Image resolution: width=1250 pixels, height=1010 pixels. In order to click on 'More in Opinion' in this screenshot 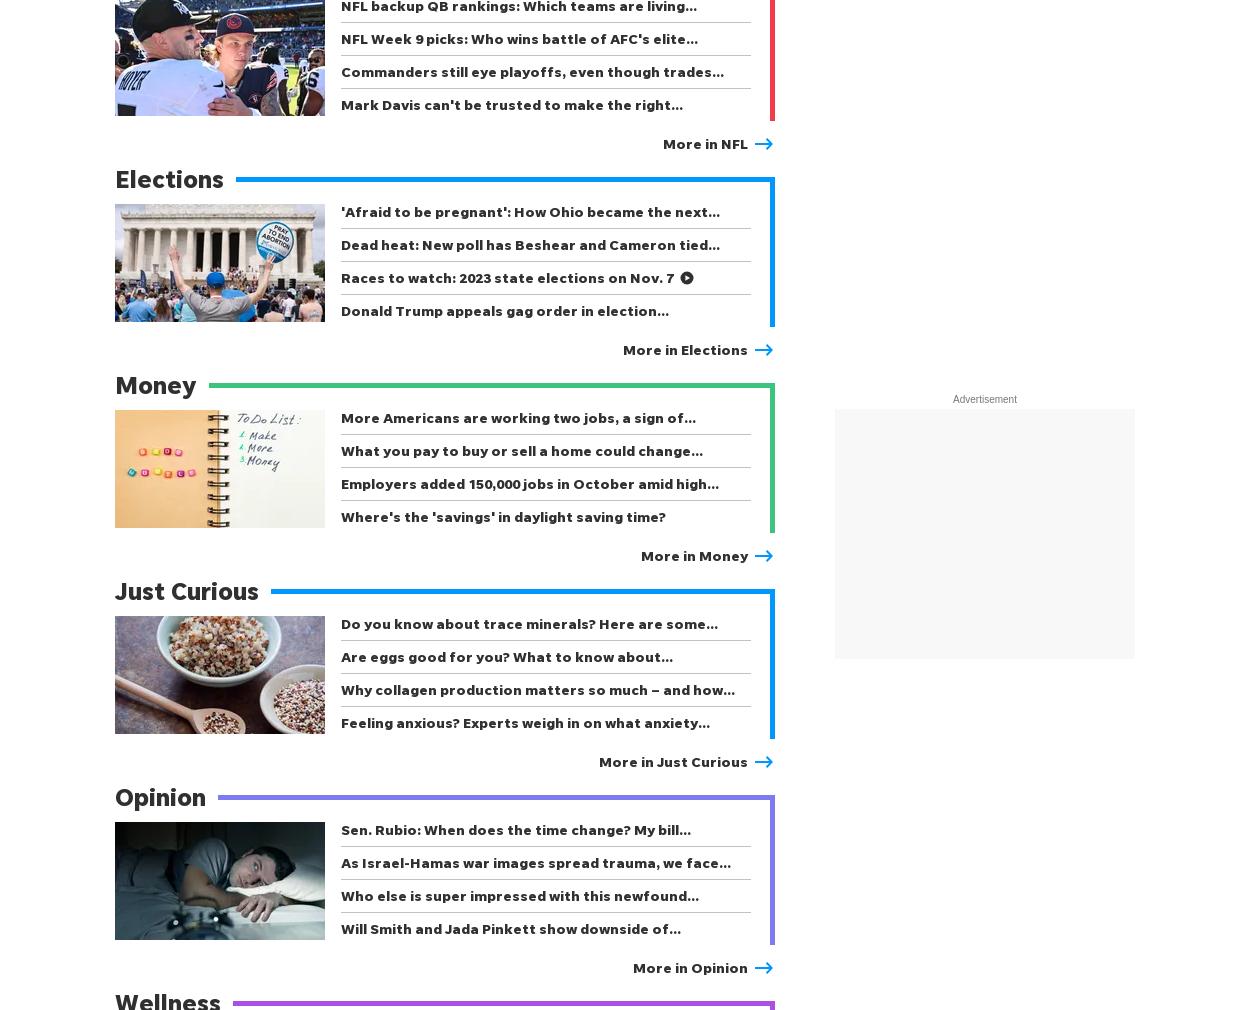, I will do `click(633, 967)`.